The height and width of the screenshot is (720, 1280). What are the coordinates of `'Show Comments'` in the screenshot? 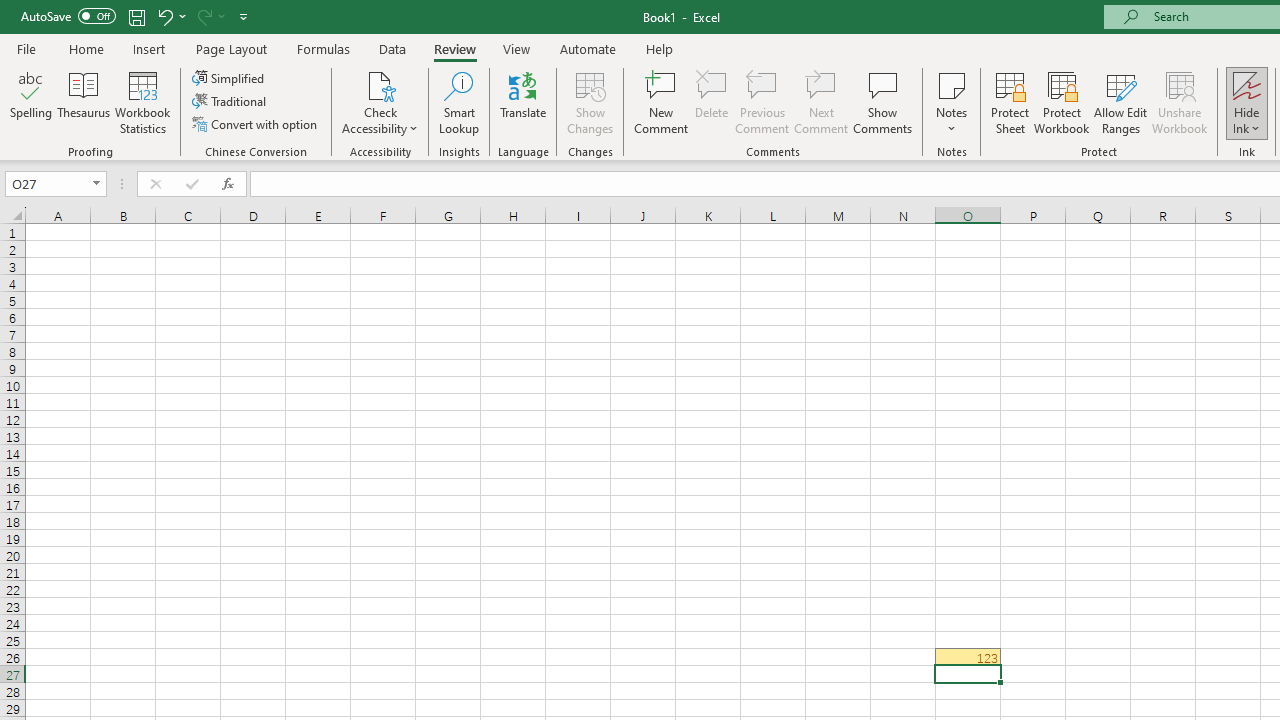 It's located at (882, 103).